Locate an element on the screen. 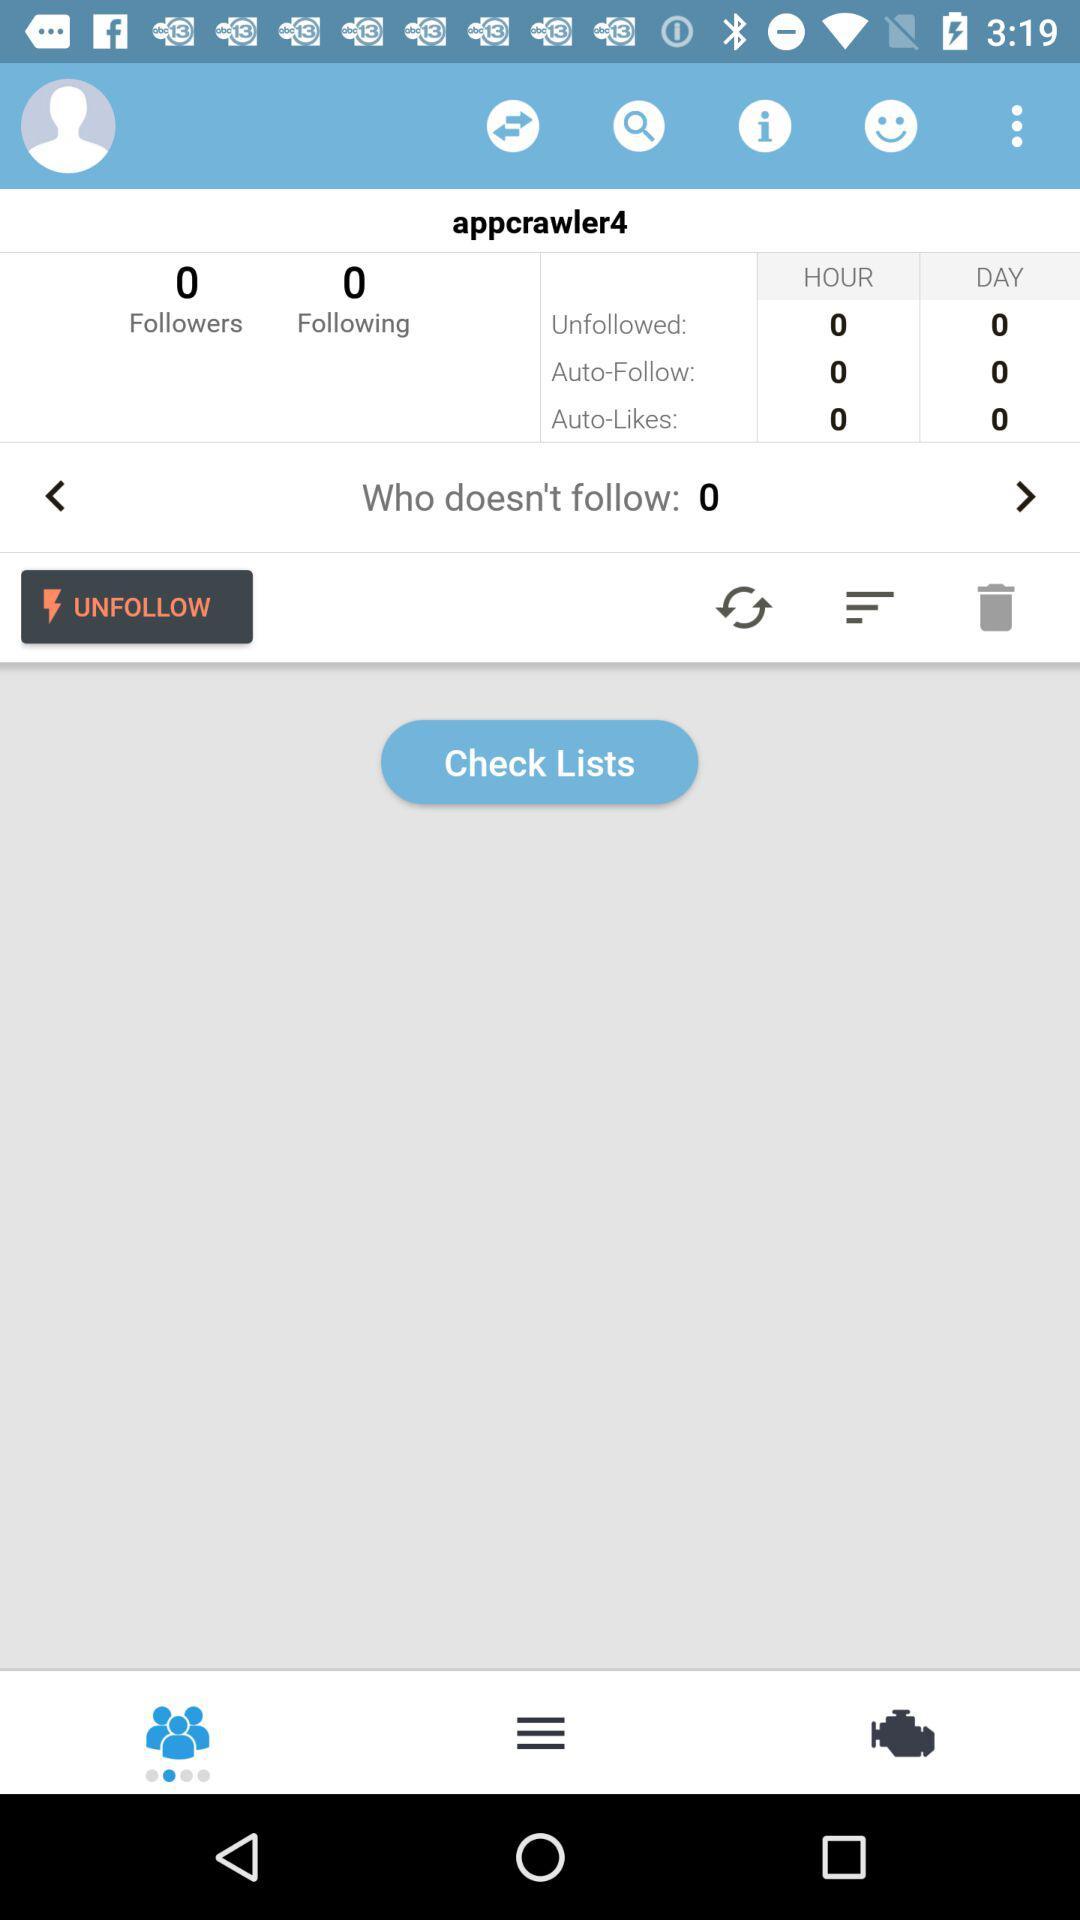 The width and height of the screenshot is (1080, 1920). refresh is located at coordinates (744, 606).